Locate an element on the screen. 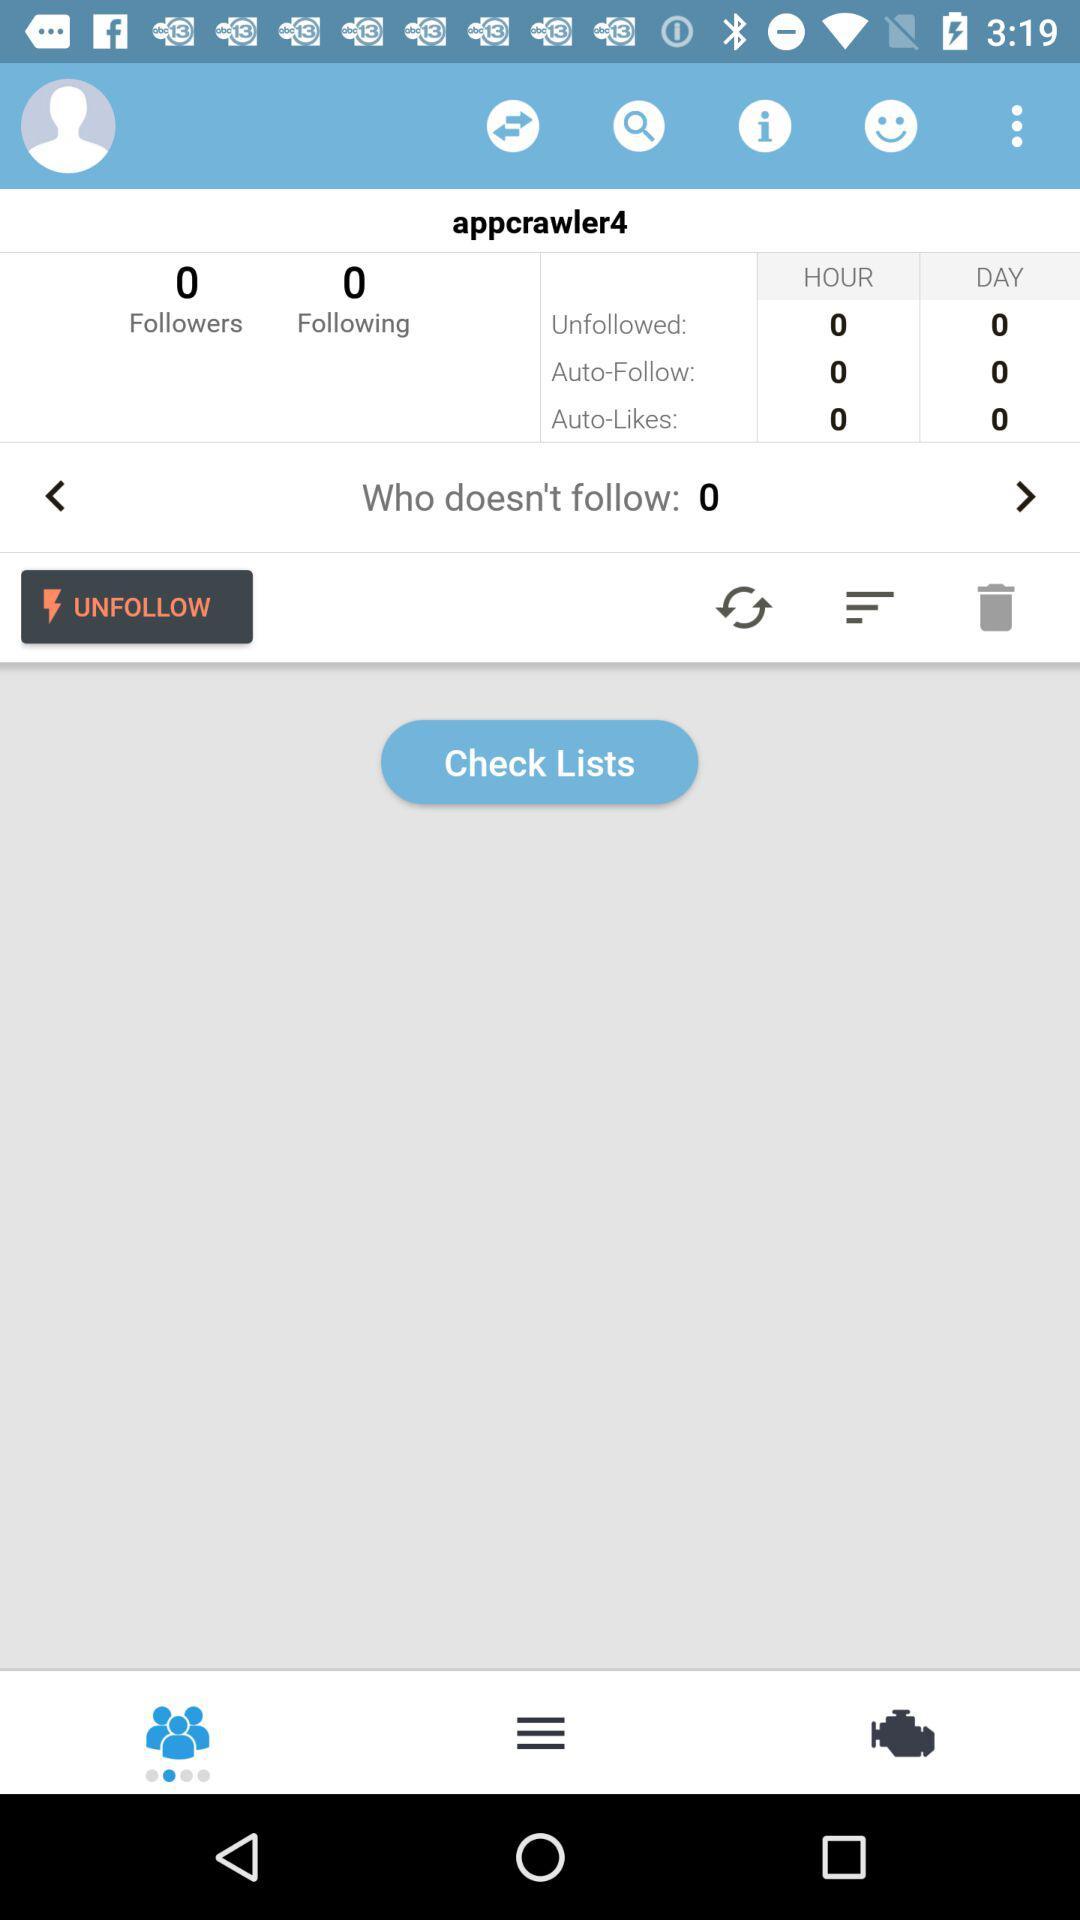 The width and height of the screenshot is (1080, 1920). refresh is located at coordinates (744, 606).